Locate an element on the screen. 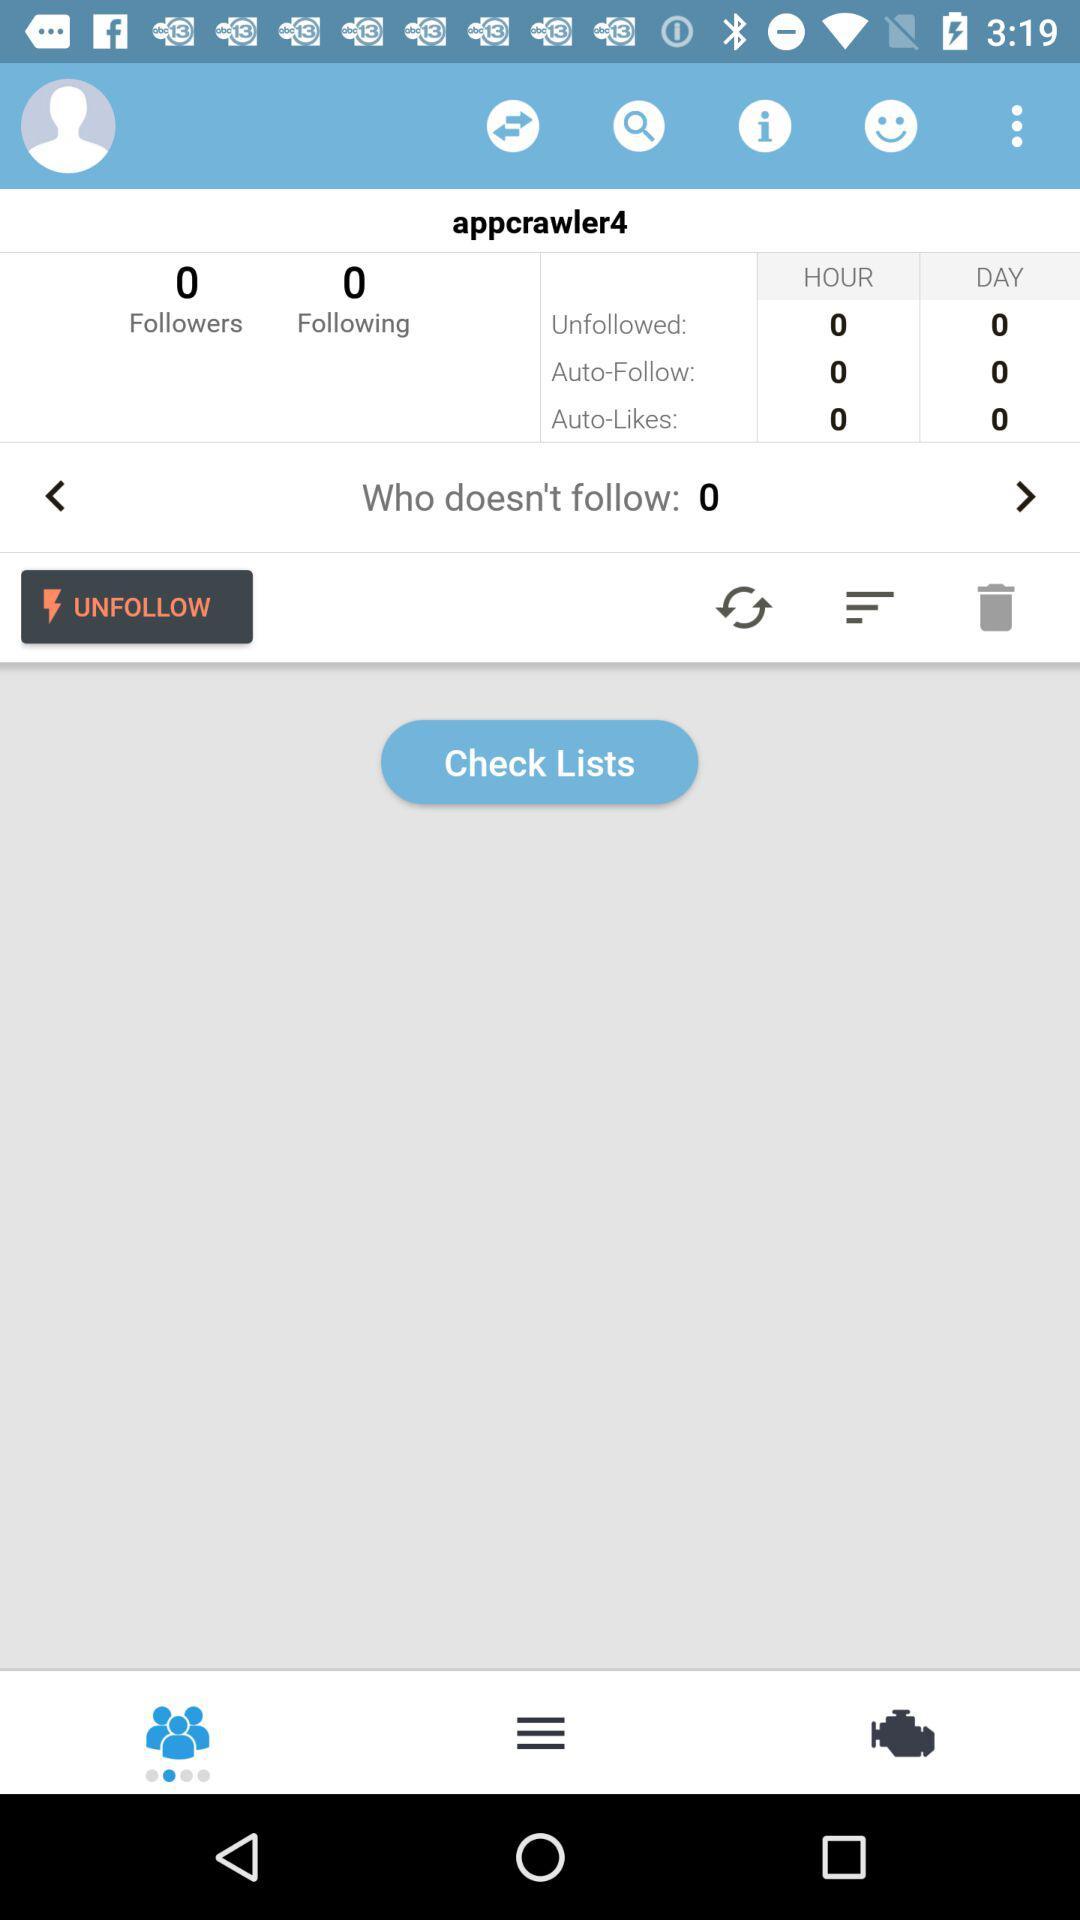 The width and height of the screenshot is (1080, 1920). refresh is located at coordinates (744, 606).